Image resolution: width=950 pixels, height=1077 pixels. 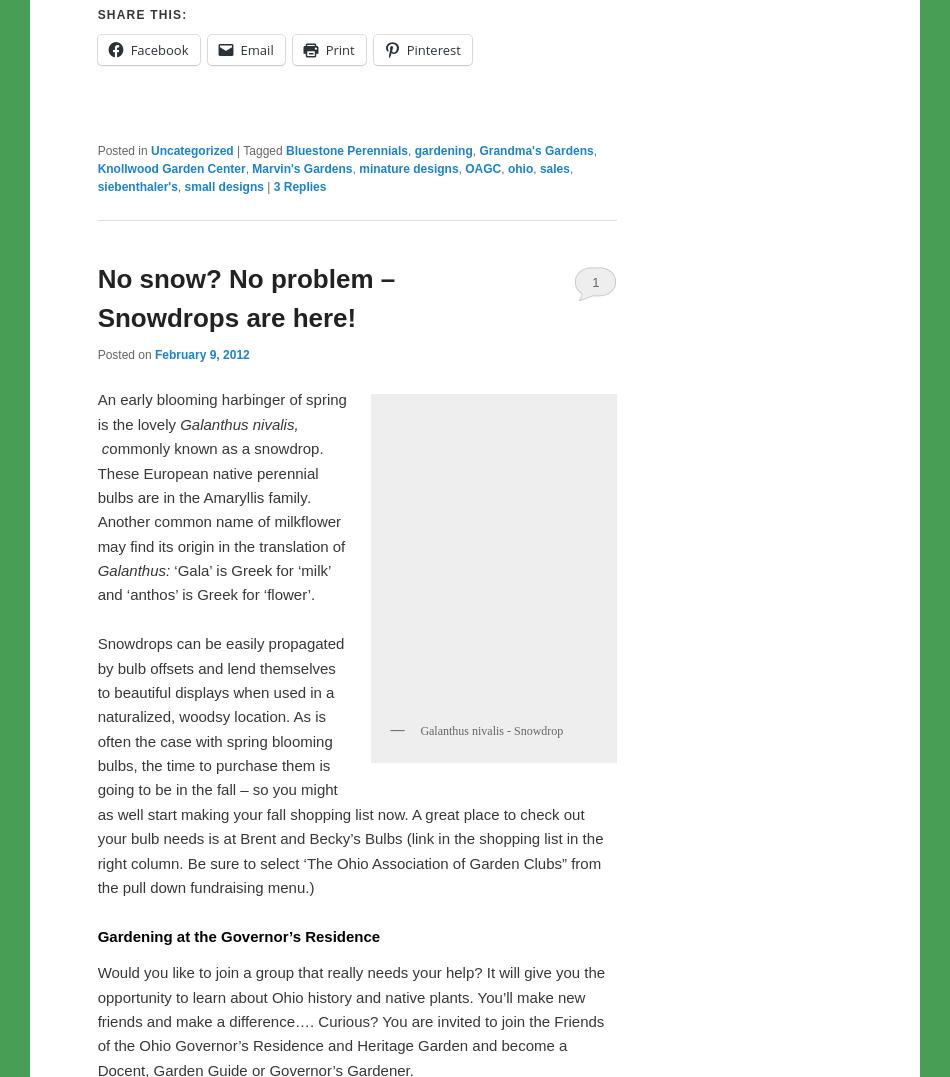 What do you see at coordinates (407, 217) in the screenshot?
I see `'minature designs'` at bounding box center [407, 217].